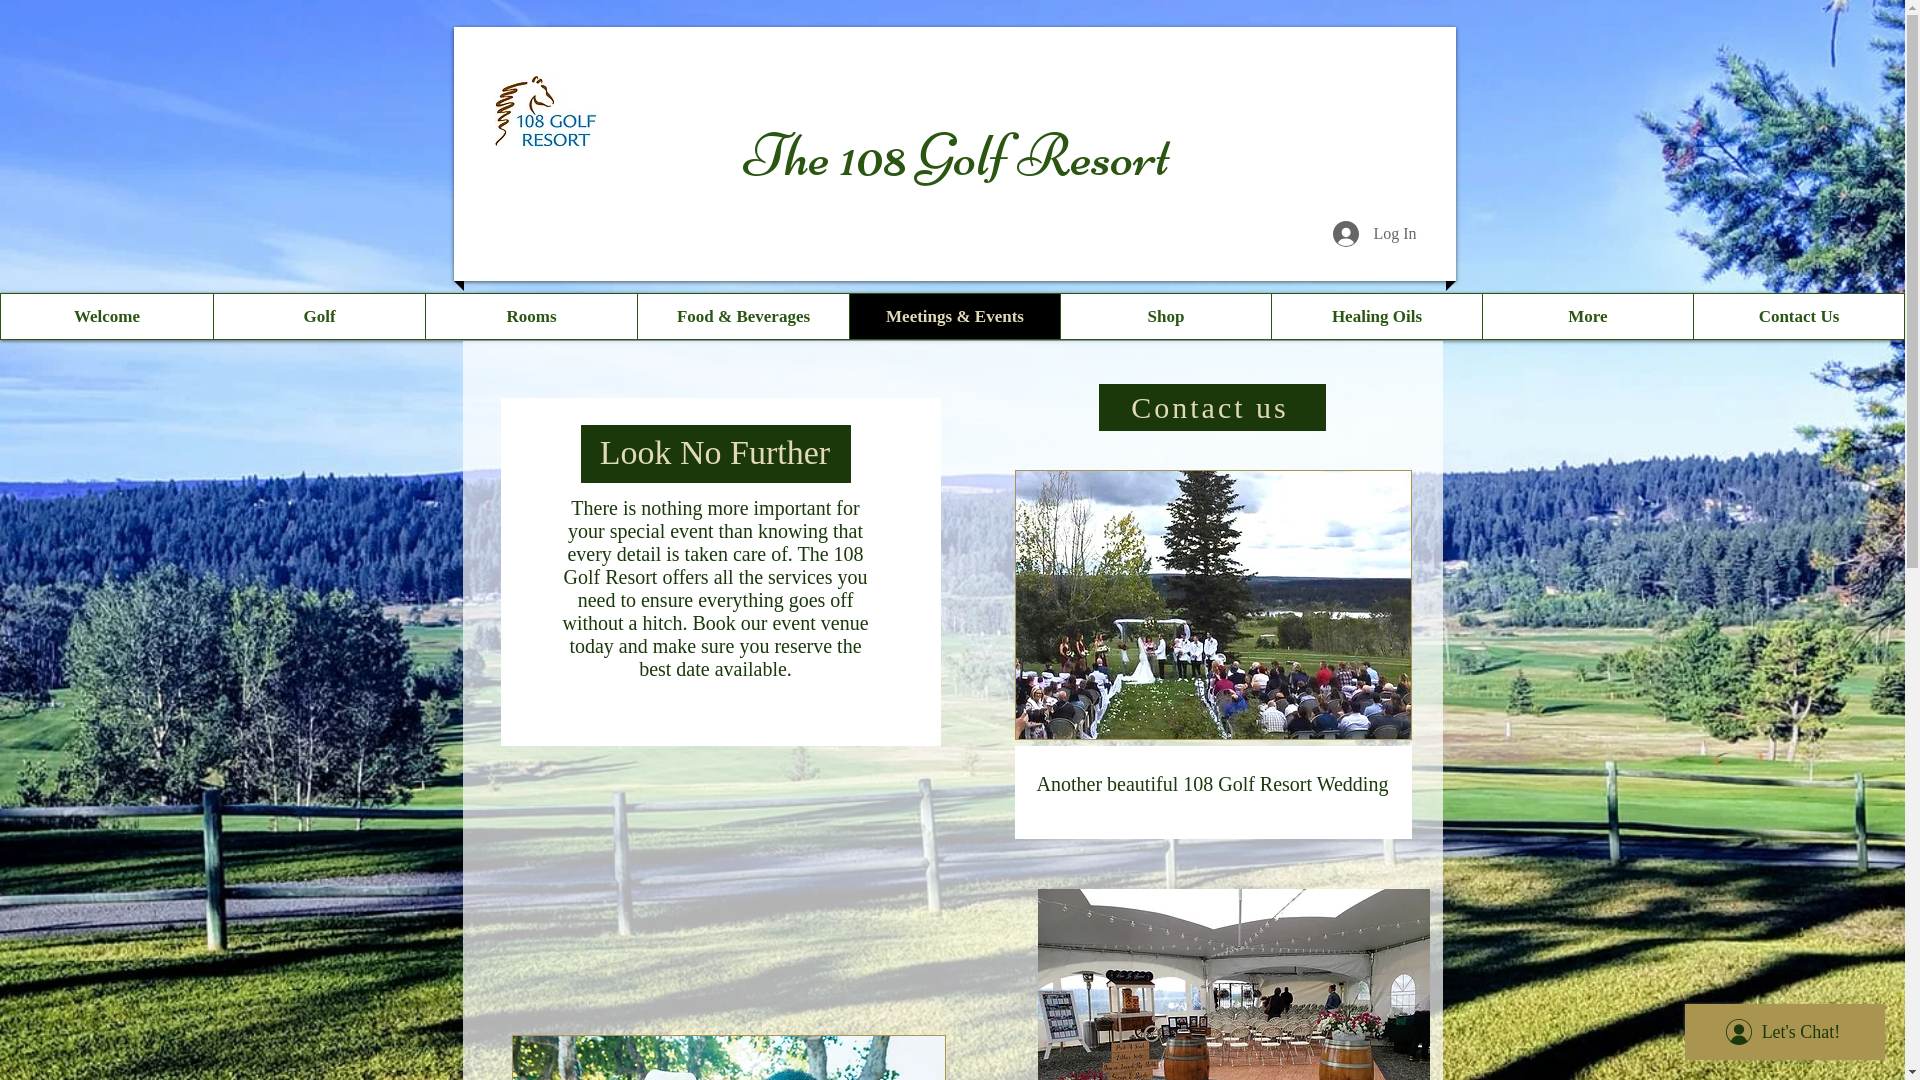  What do you see at coordinates (317, 315) in the screenshot?
I see `'Golf'` at bounding box center [317, 315].